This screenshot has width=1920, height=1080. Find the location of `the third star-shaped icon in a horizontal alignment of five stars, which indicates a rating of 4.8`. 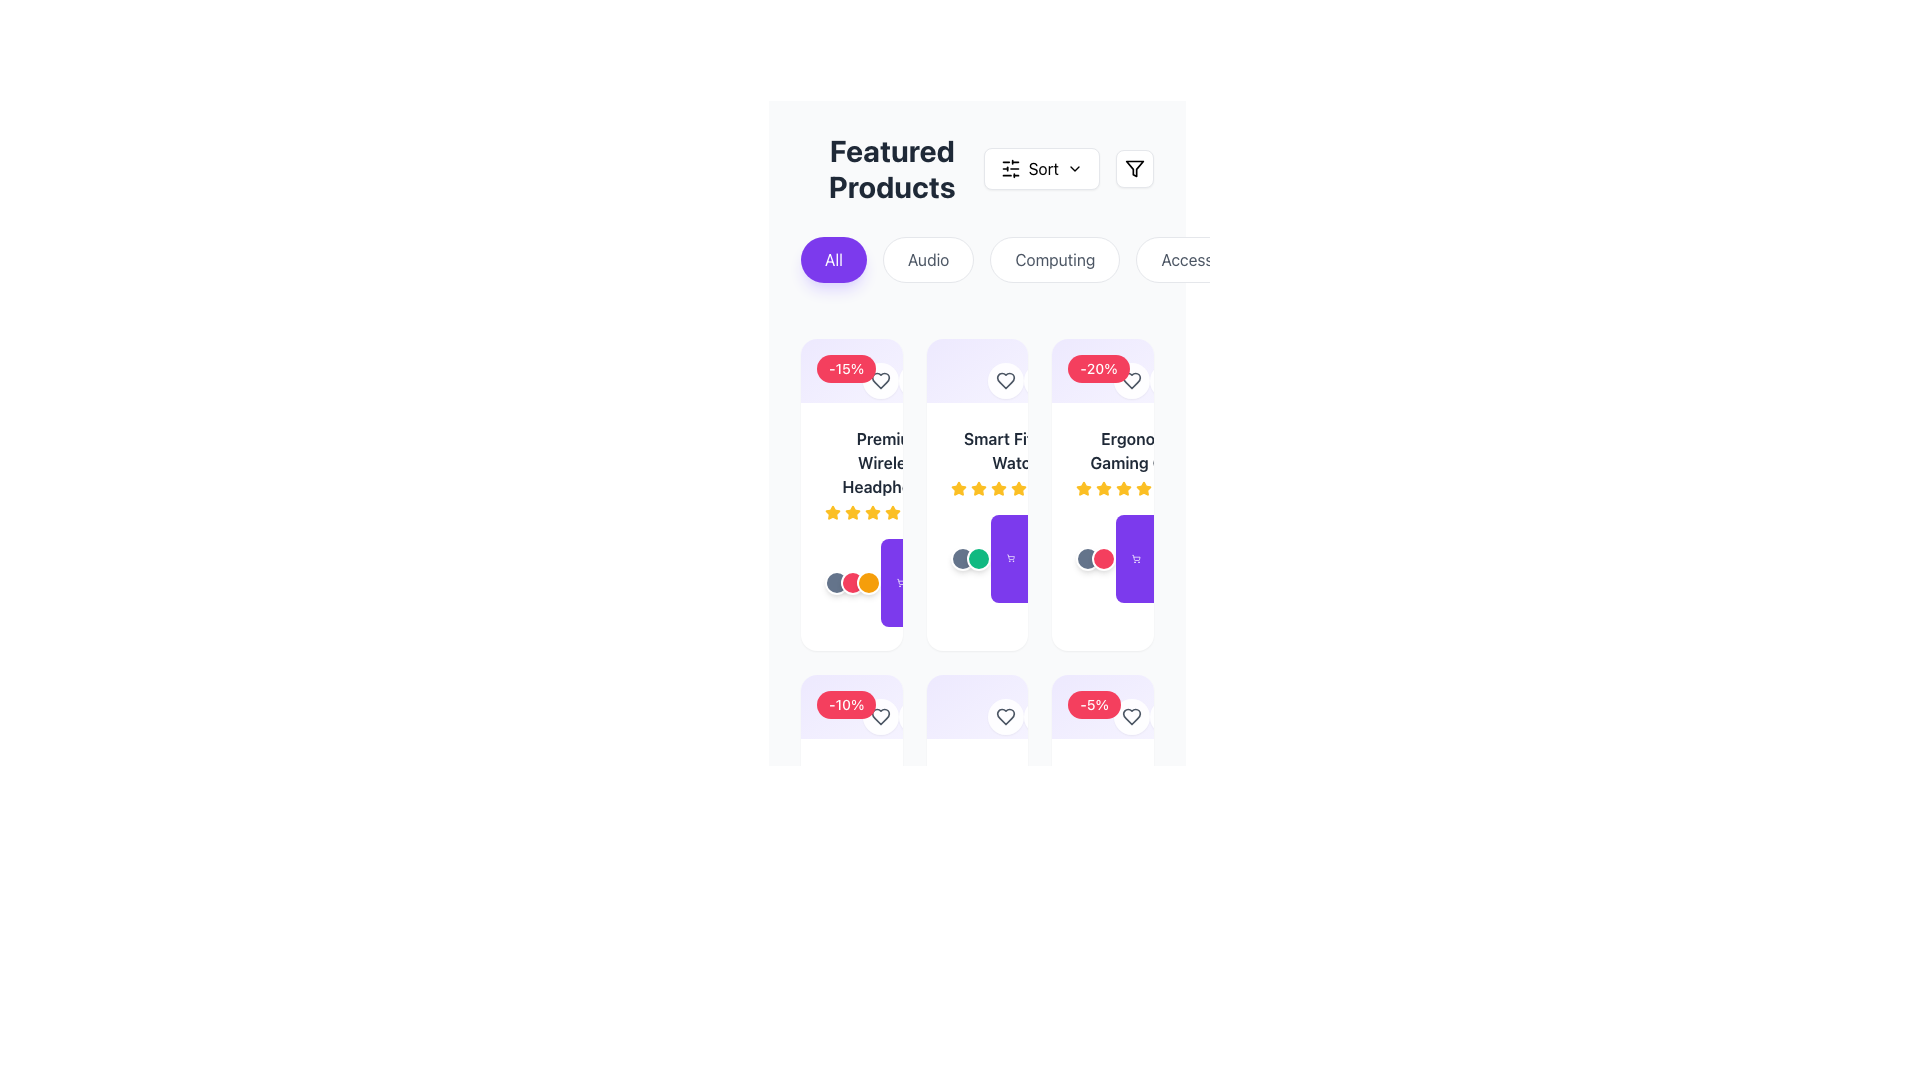

the third star-shaped icon in a horizontal alignment of five stars, which indicates a rating of 4.8 is located at coordinates (978, 489).